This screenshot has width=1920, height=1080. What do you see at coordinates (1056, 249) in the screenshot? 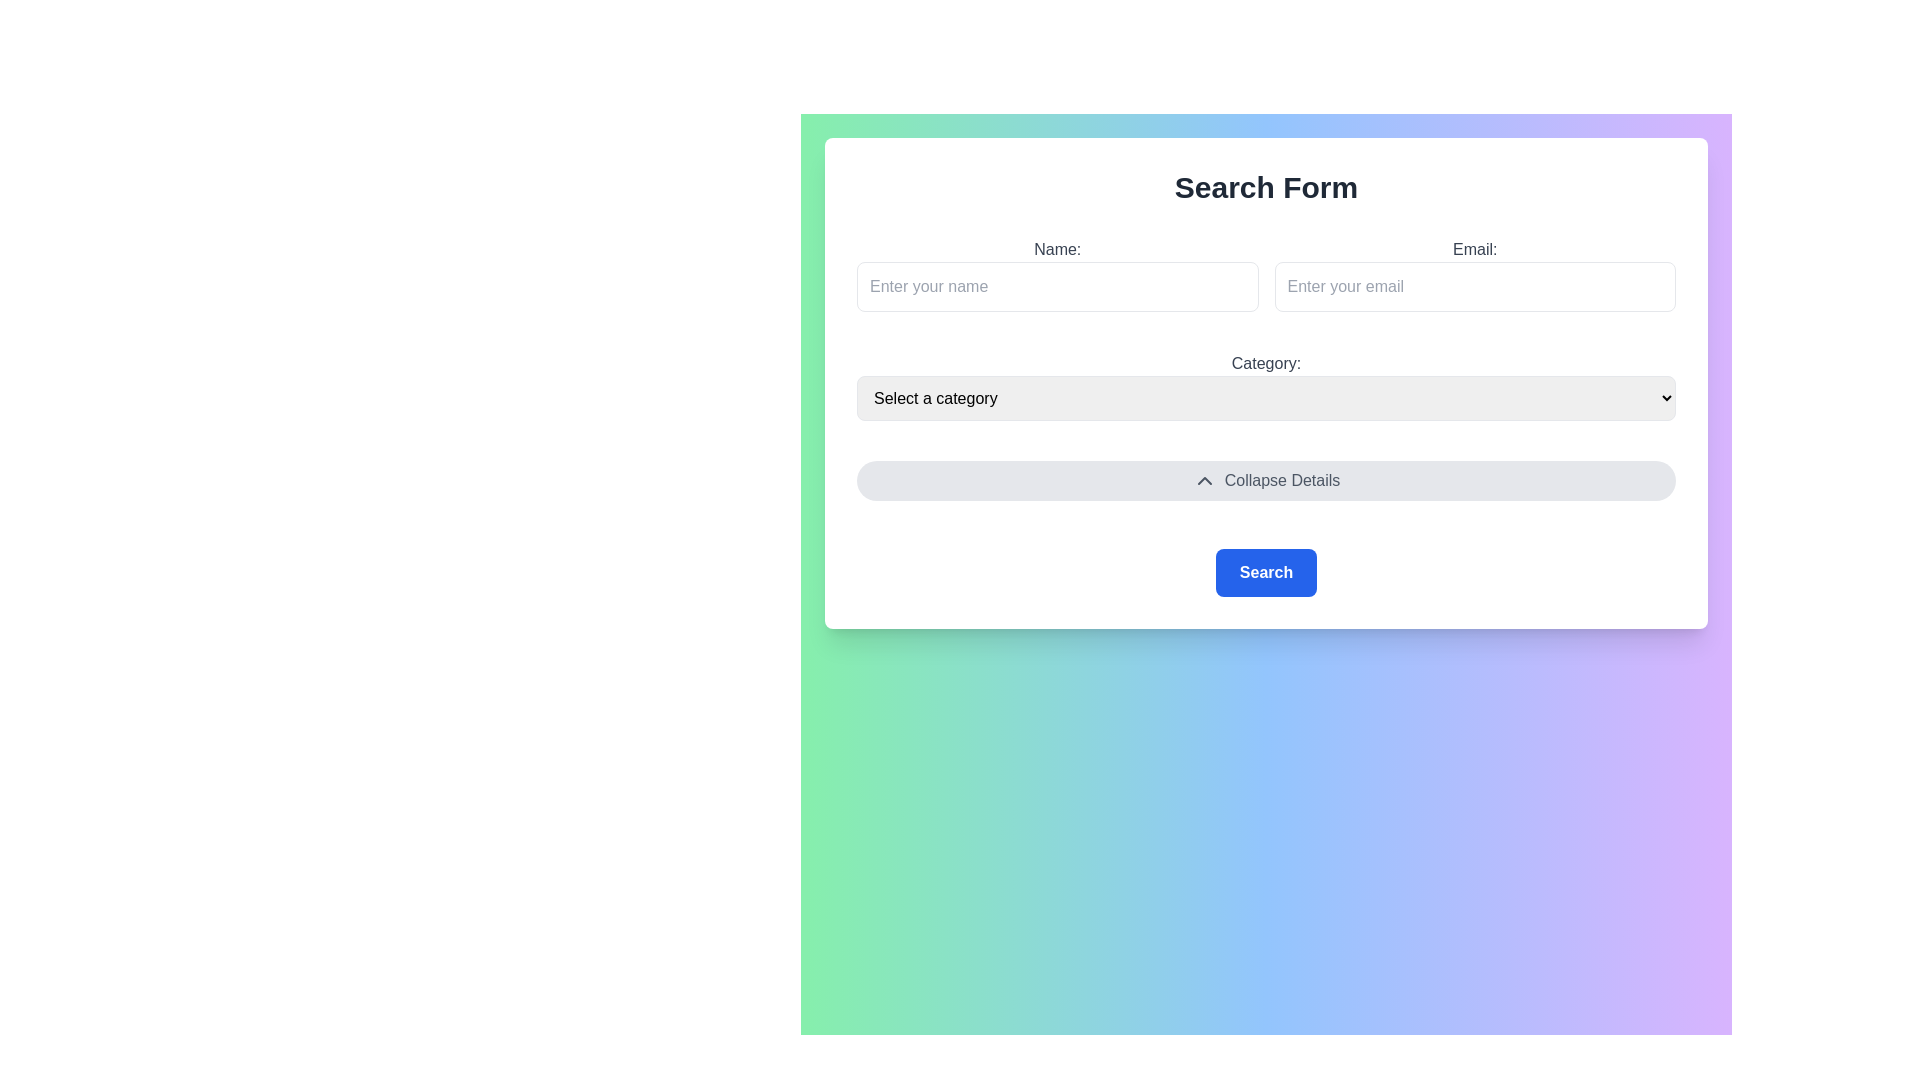
I see `the text label 'Name:' which is displayed in bold, medium-sized gray font, located above the input field for entering a name` at bounding box center [1056, 249].